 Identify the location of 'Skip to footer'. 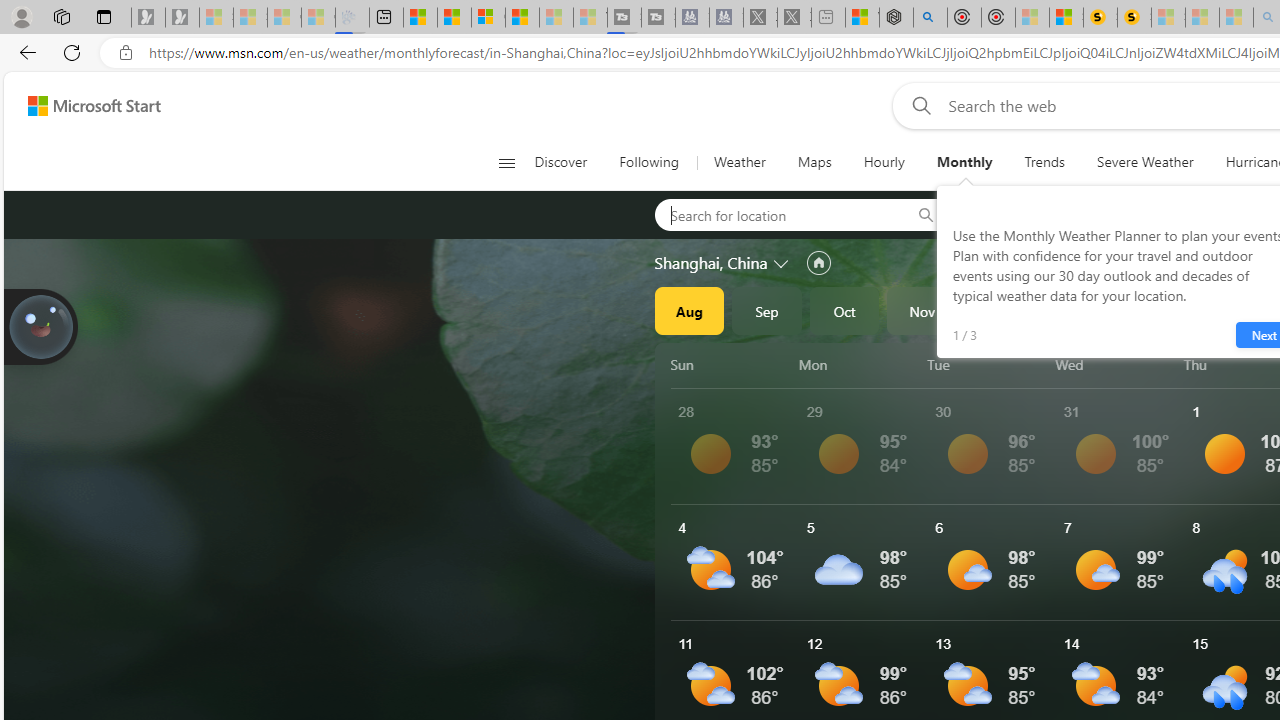
(81, 105).